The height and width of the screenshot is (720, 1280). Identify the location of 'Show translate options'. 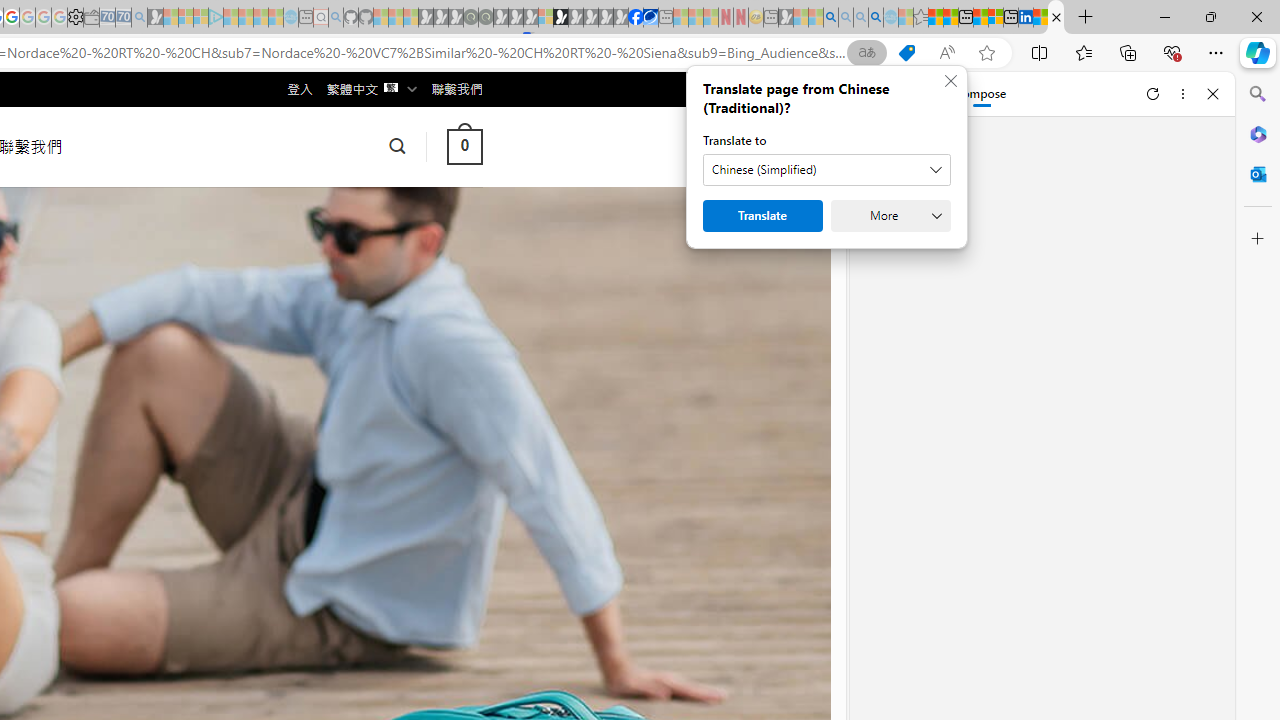
(867, 52).